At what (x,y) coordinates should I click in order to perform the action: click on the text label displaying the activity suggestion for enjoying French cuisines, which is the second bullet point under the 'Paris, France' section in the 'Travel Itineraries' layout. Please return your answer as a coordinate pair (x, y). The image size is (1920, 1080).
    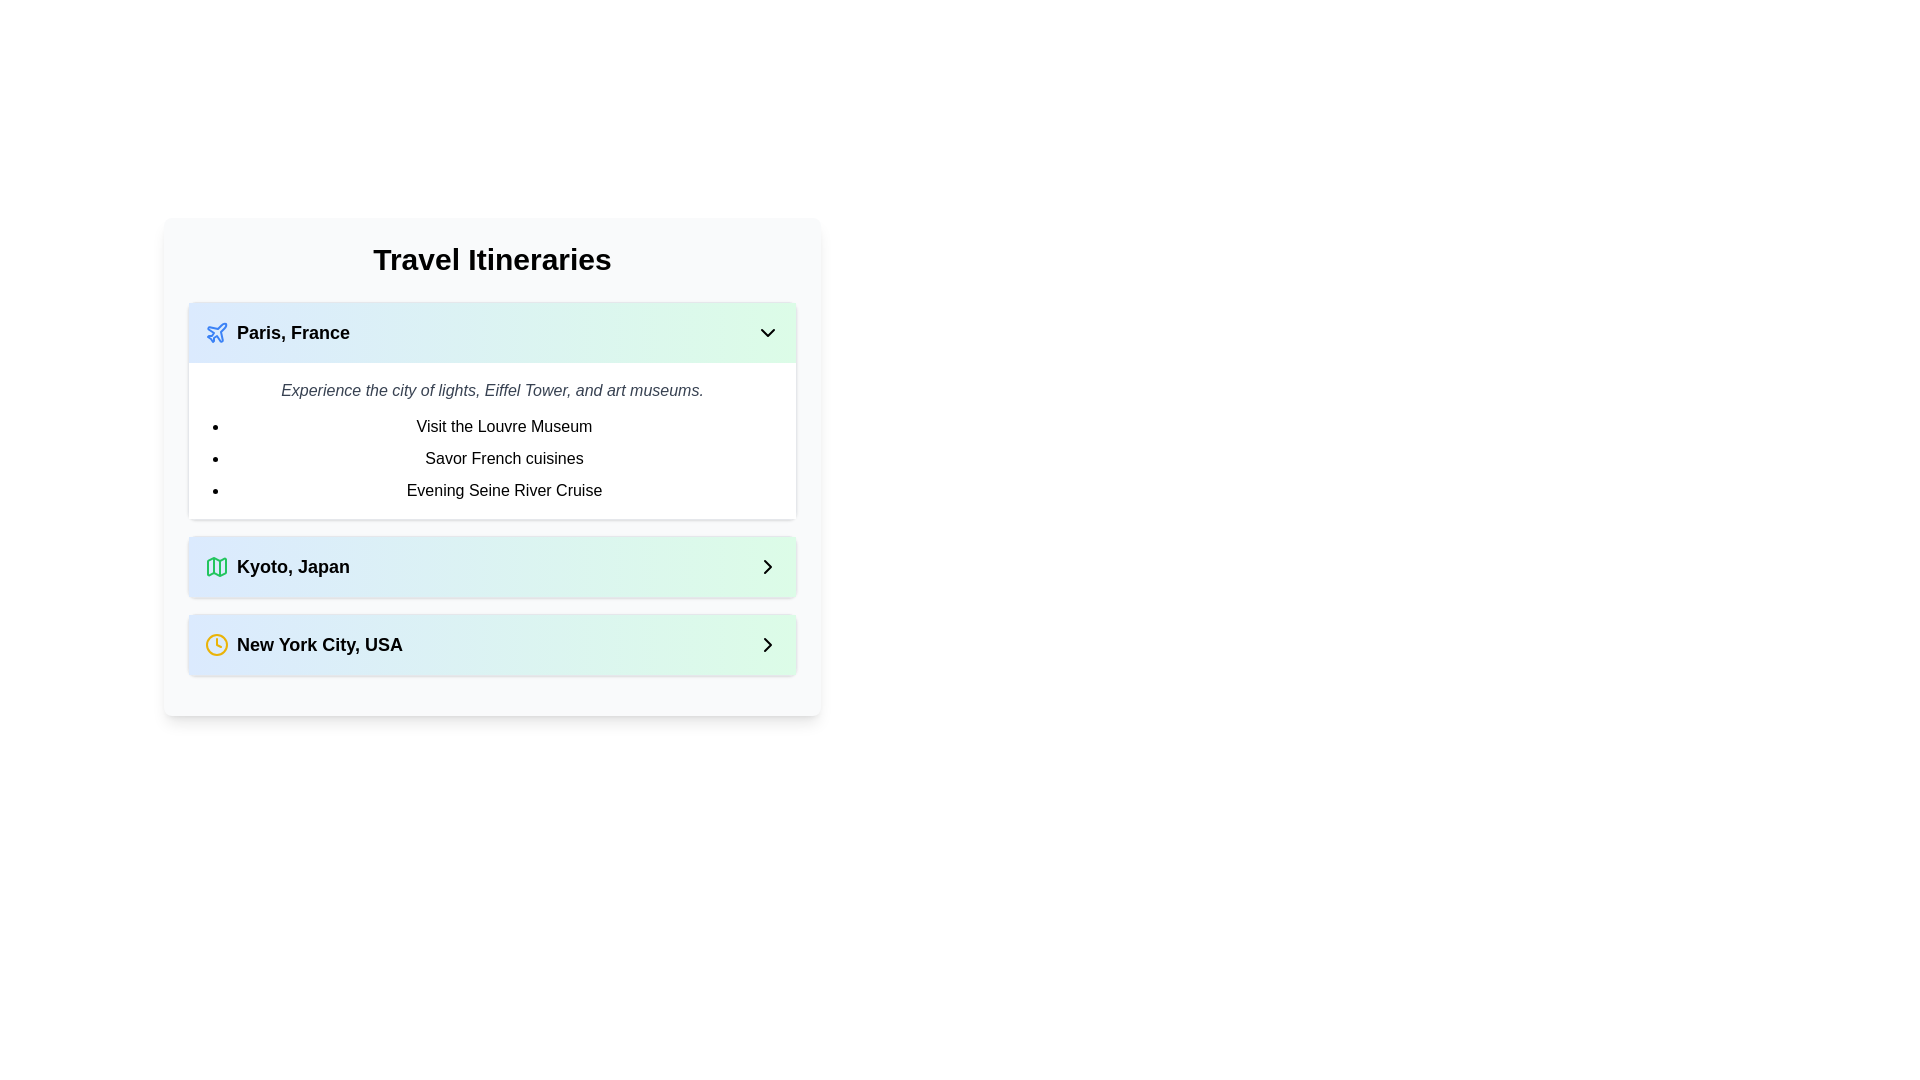
    Looking at the image, I should click on (504, 459).